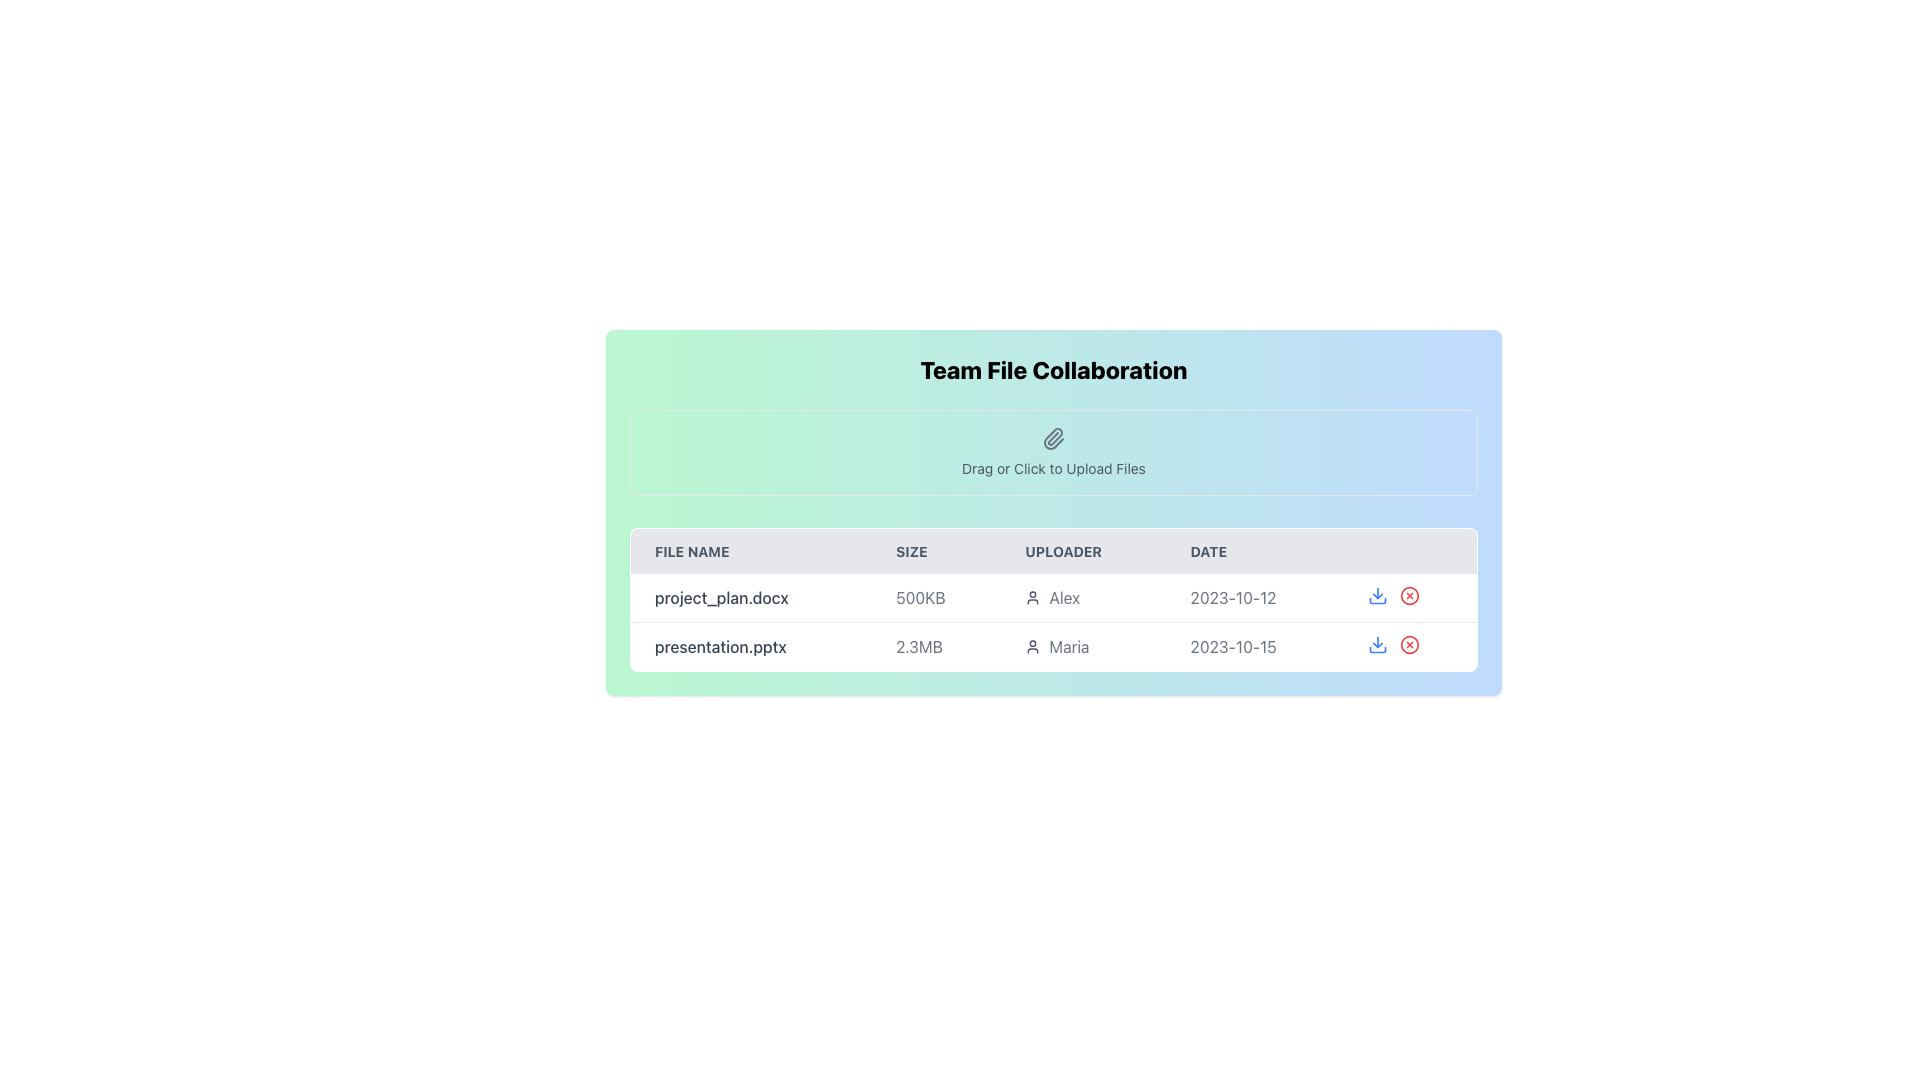 The width and height of the screenshot is (1920, 1080). Describe the element at coordinates (1409, 595) in the screenshot. I see `the red circular delete button with a white 'X' symbol, located in the last column of the table next to the '2023-10-12' date entry and to the right of the download button for the file 'project_plan.docx'` at that location.